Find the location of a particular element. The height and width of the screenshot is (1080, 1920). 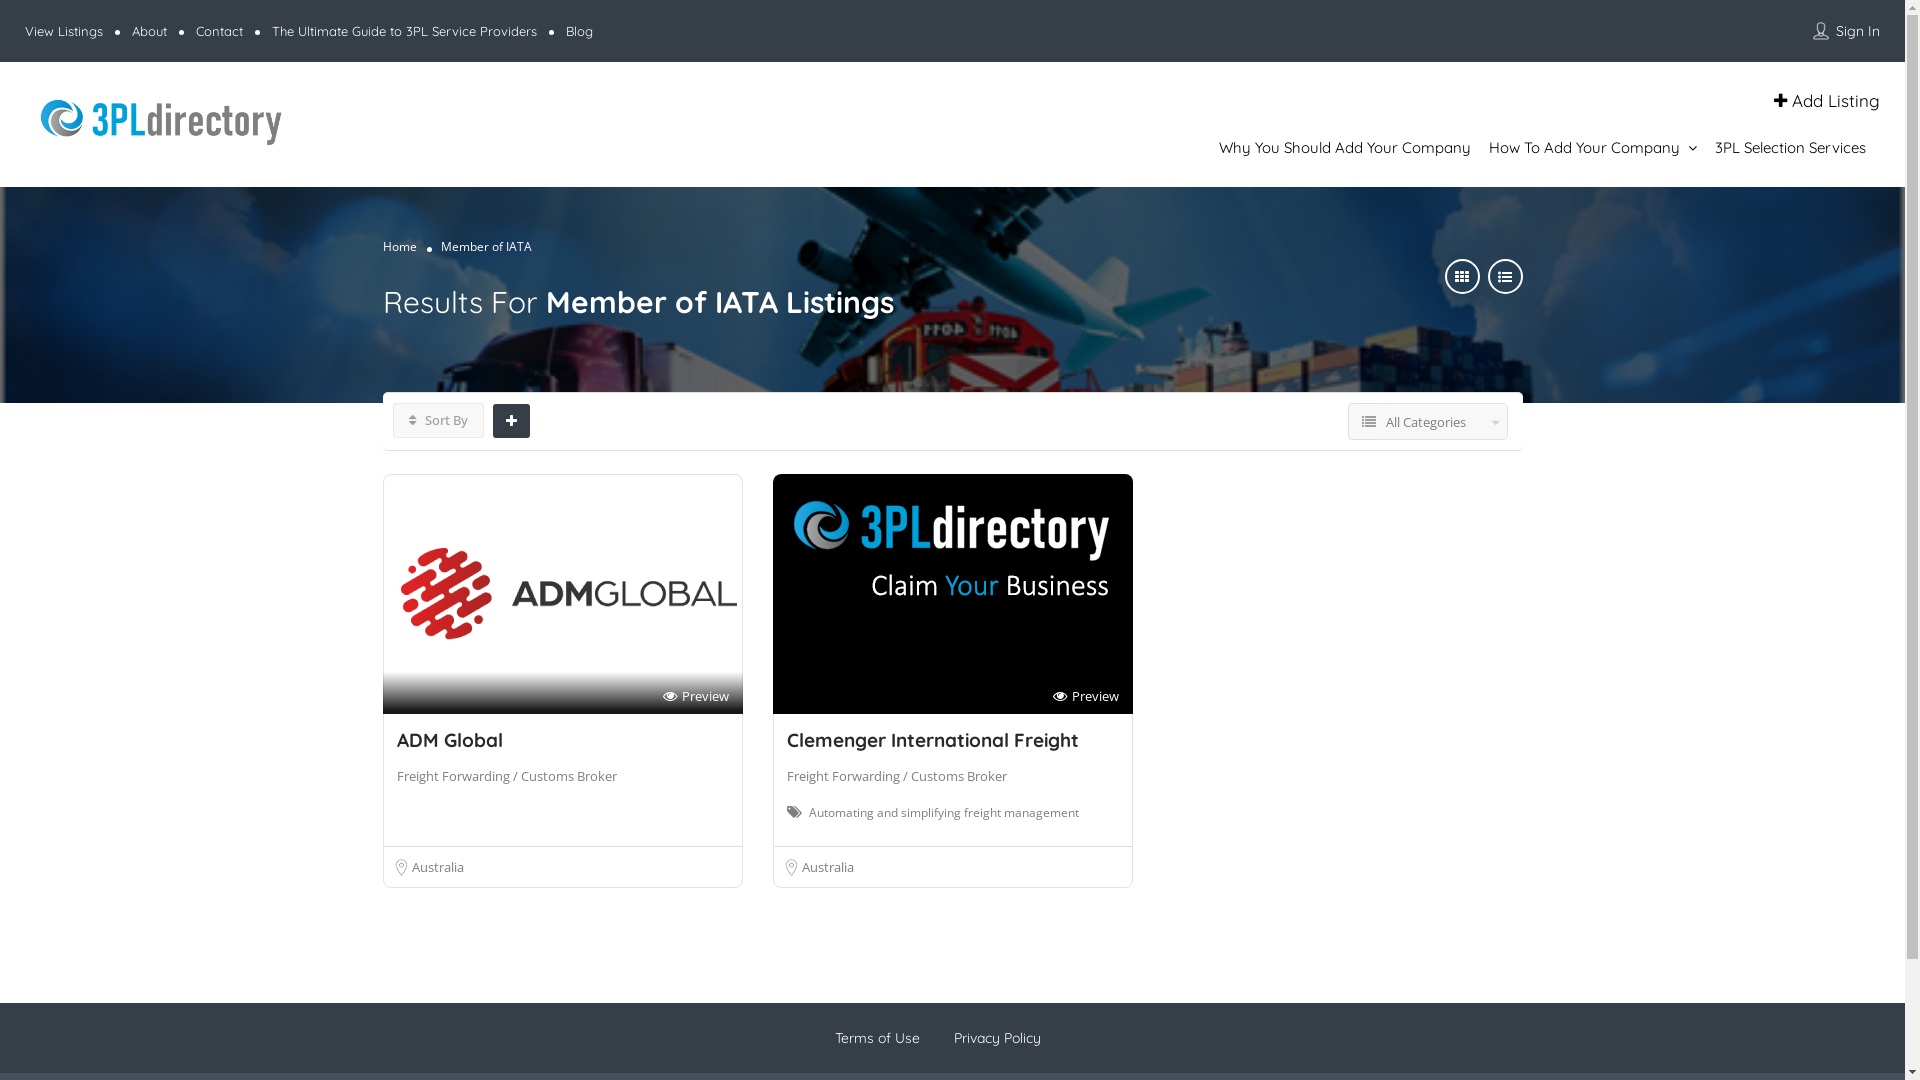

'Contact' is located at coordinates (219, 30).